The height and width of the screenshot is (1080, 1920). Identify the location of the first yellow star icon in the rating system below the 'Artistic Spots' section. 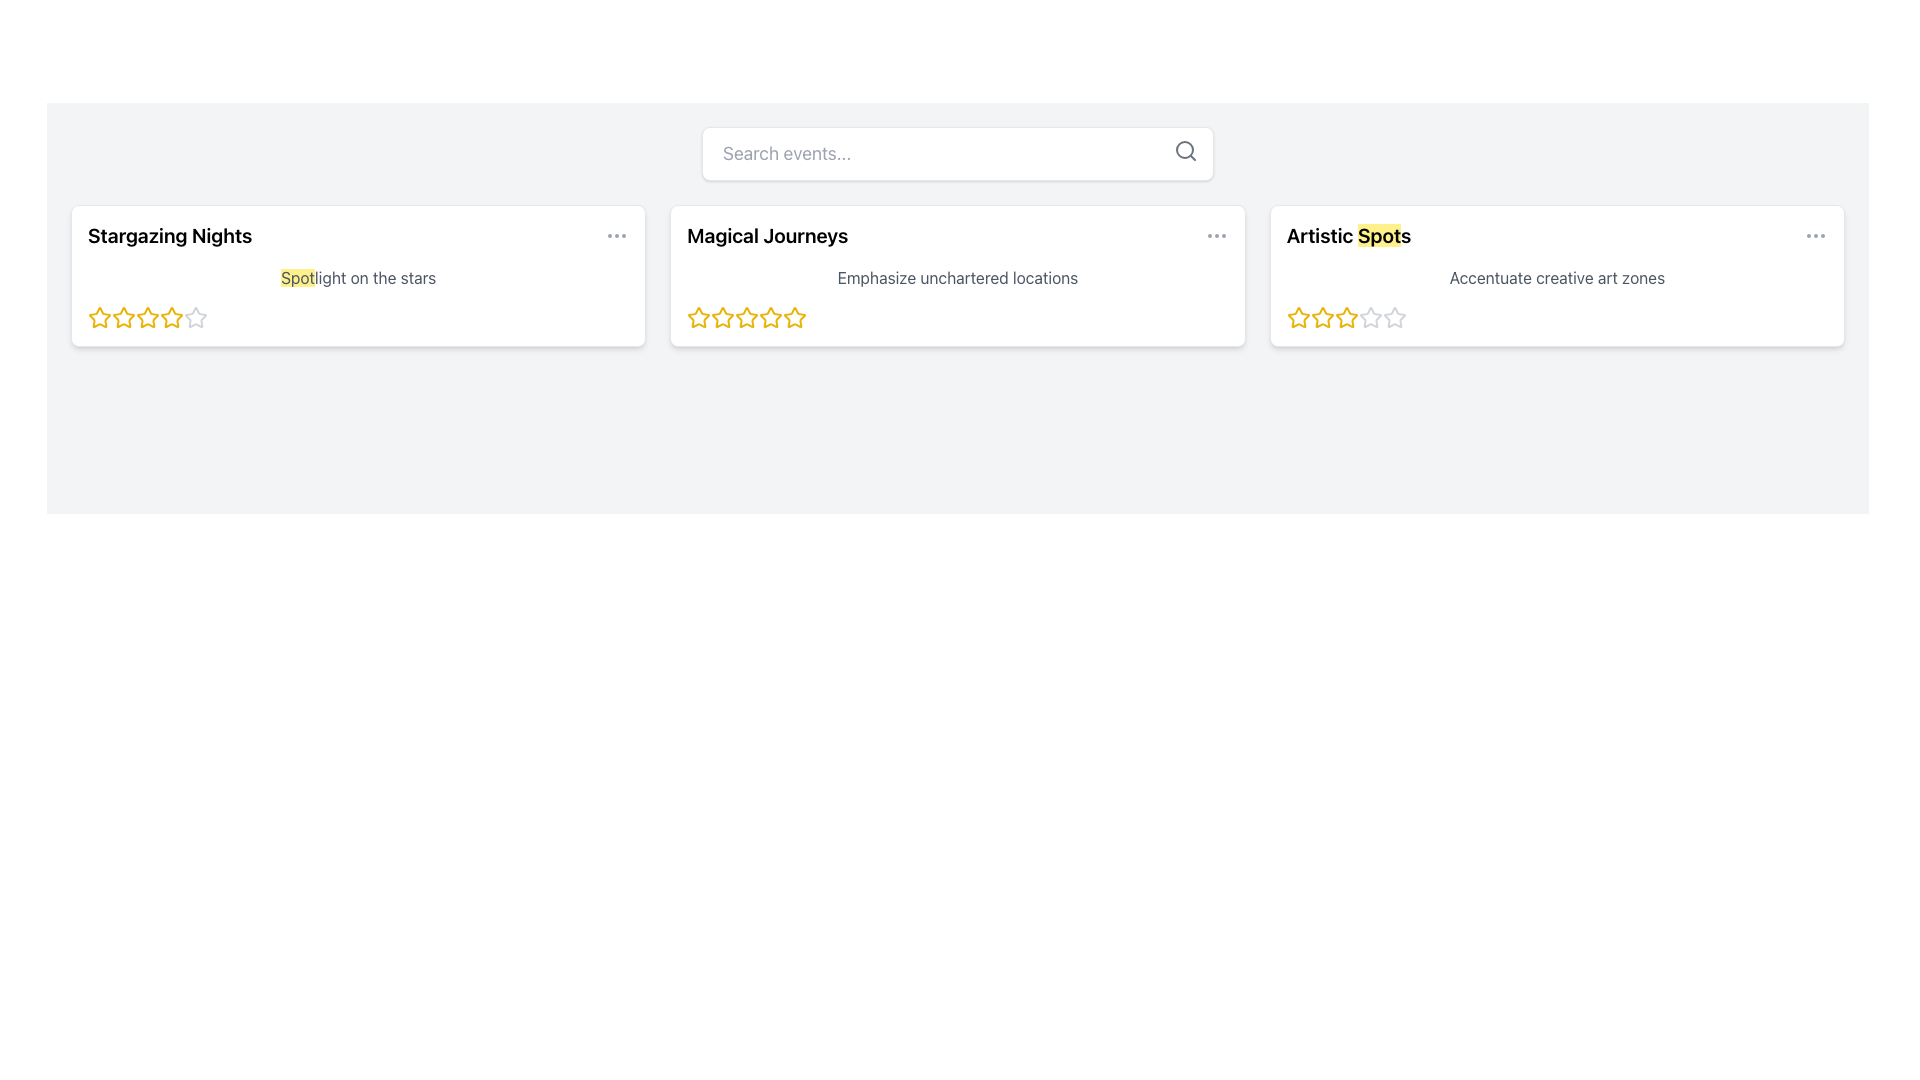
(1297, 315).